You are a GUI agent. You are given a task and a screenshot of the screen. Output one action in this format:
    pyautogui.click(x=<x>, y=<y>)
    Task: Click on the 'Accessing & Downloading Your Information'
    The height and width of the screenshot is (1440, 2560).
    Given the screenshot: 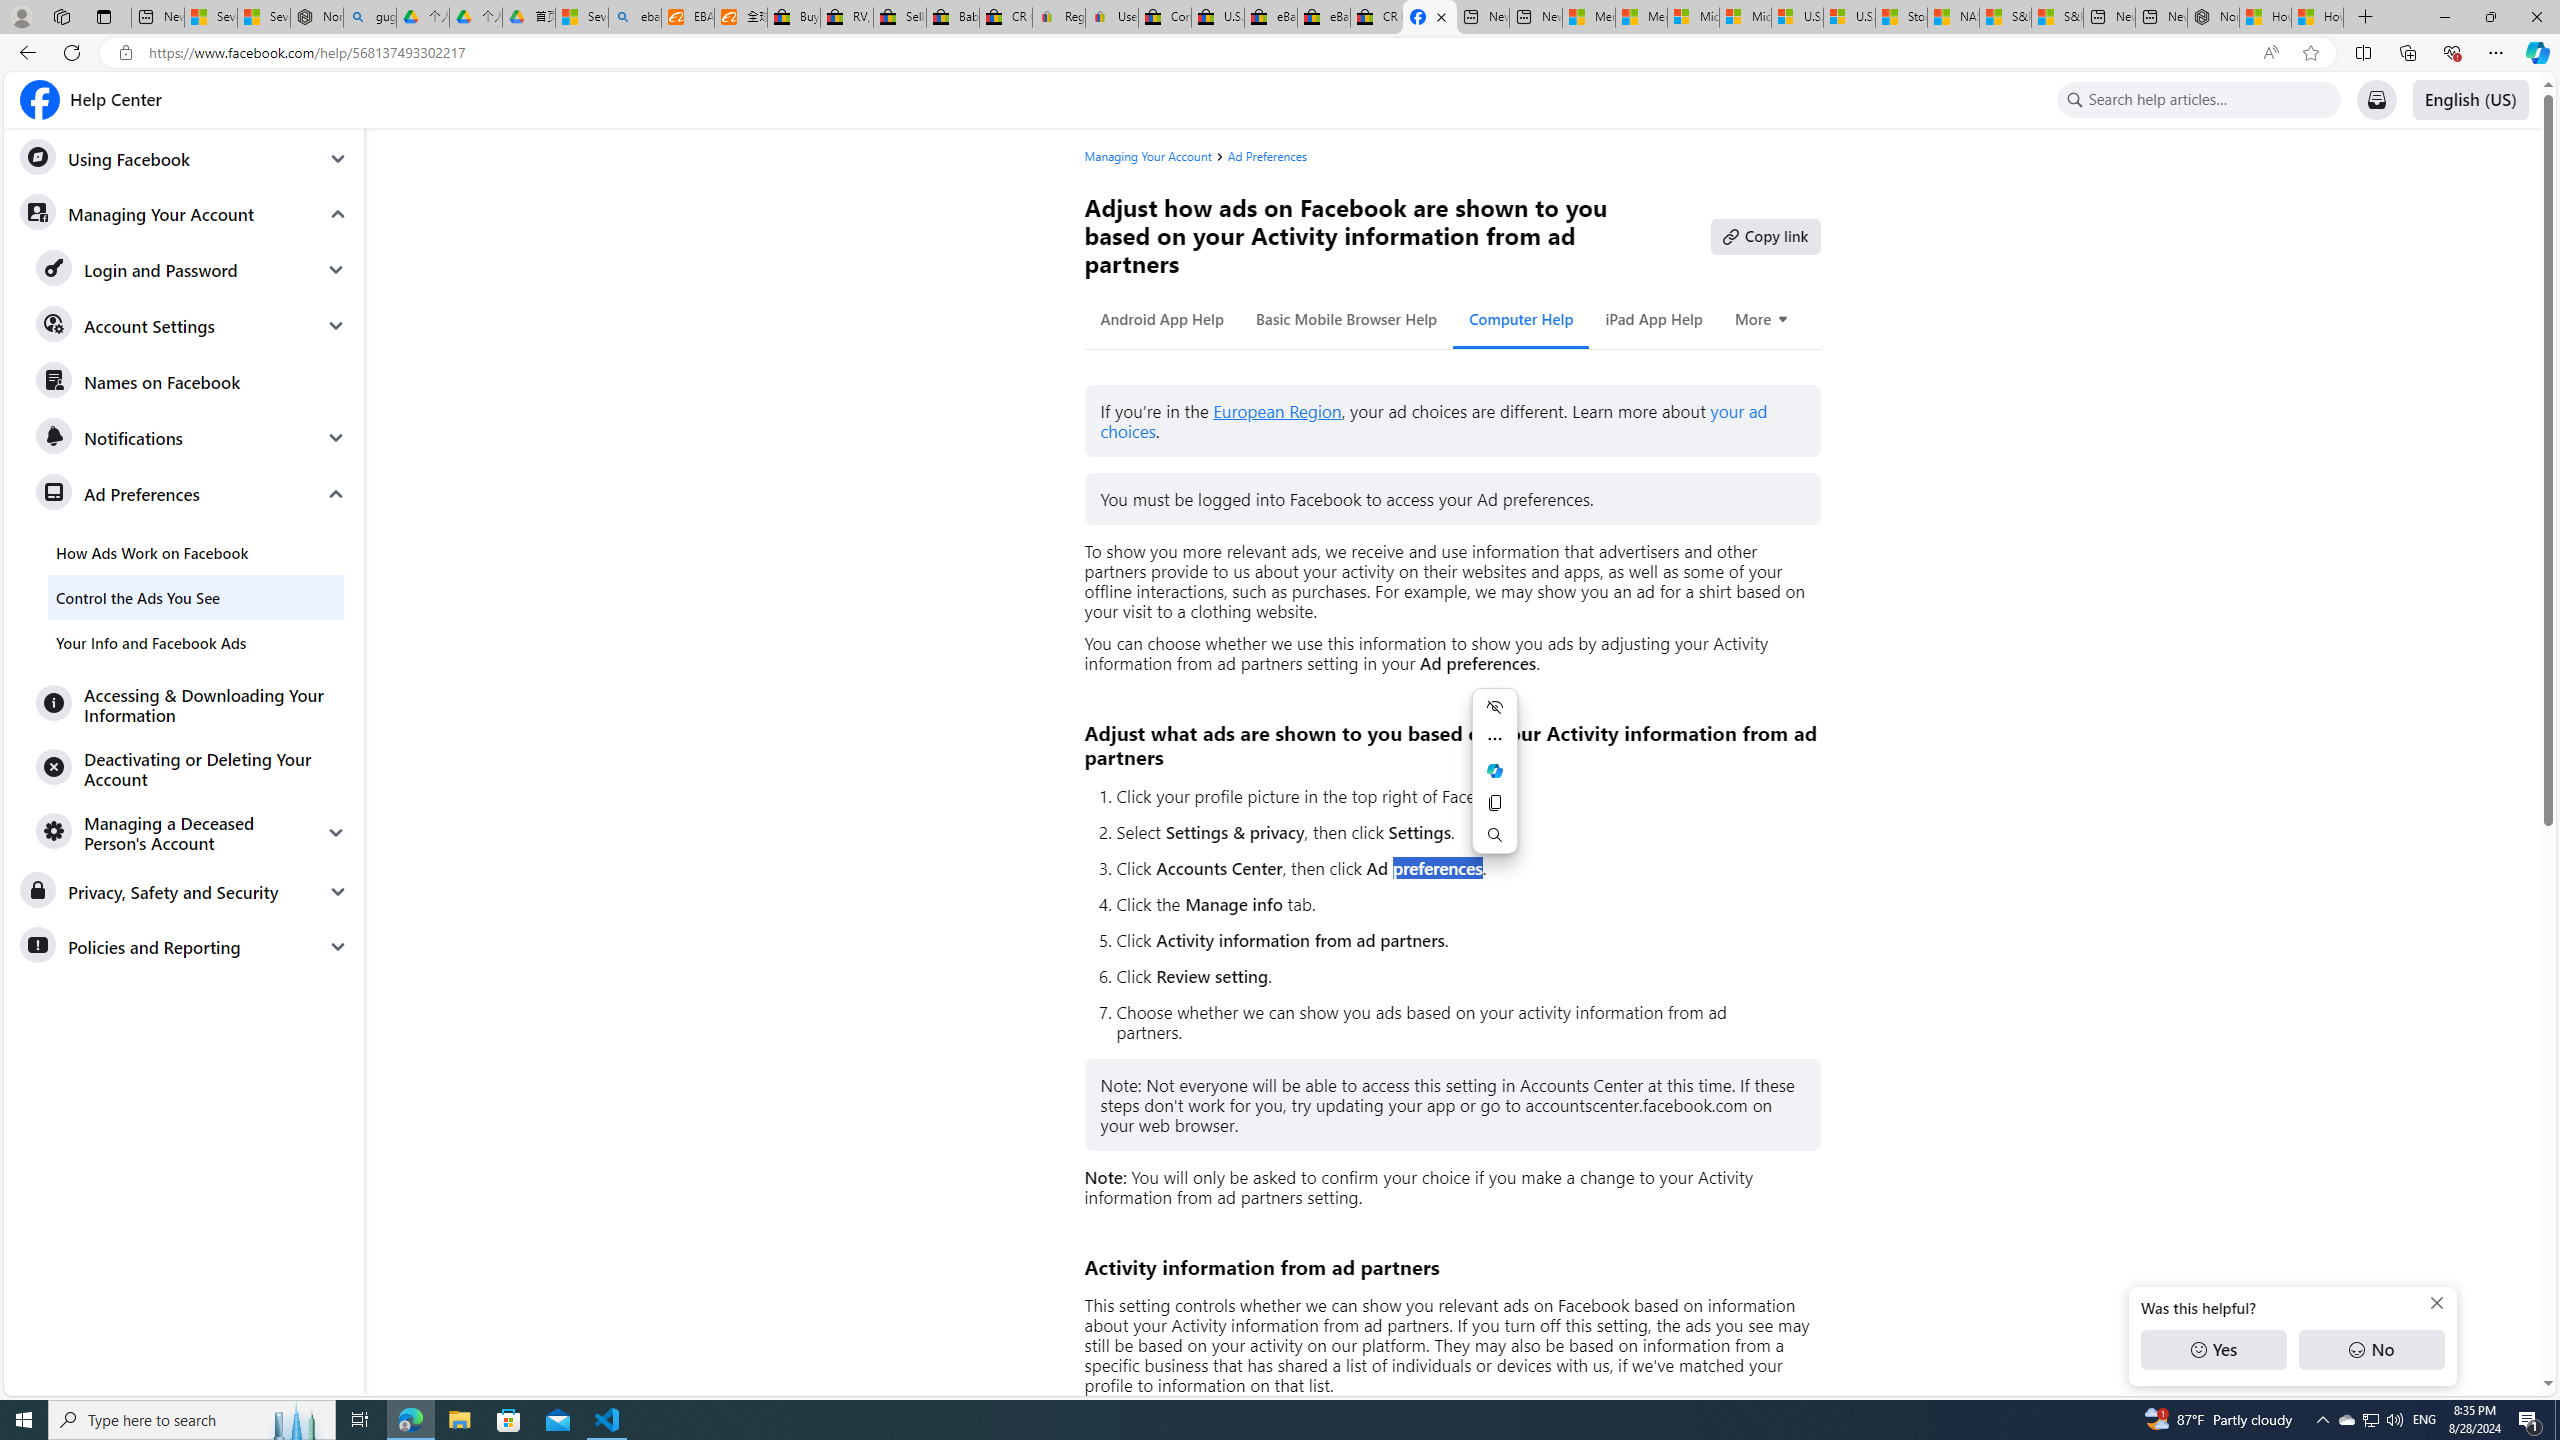 What is the action you would take?
    pyautogui.click(x=191, y=704)
    